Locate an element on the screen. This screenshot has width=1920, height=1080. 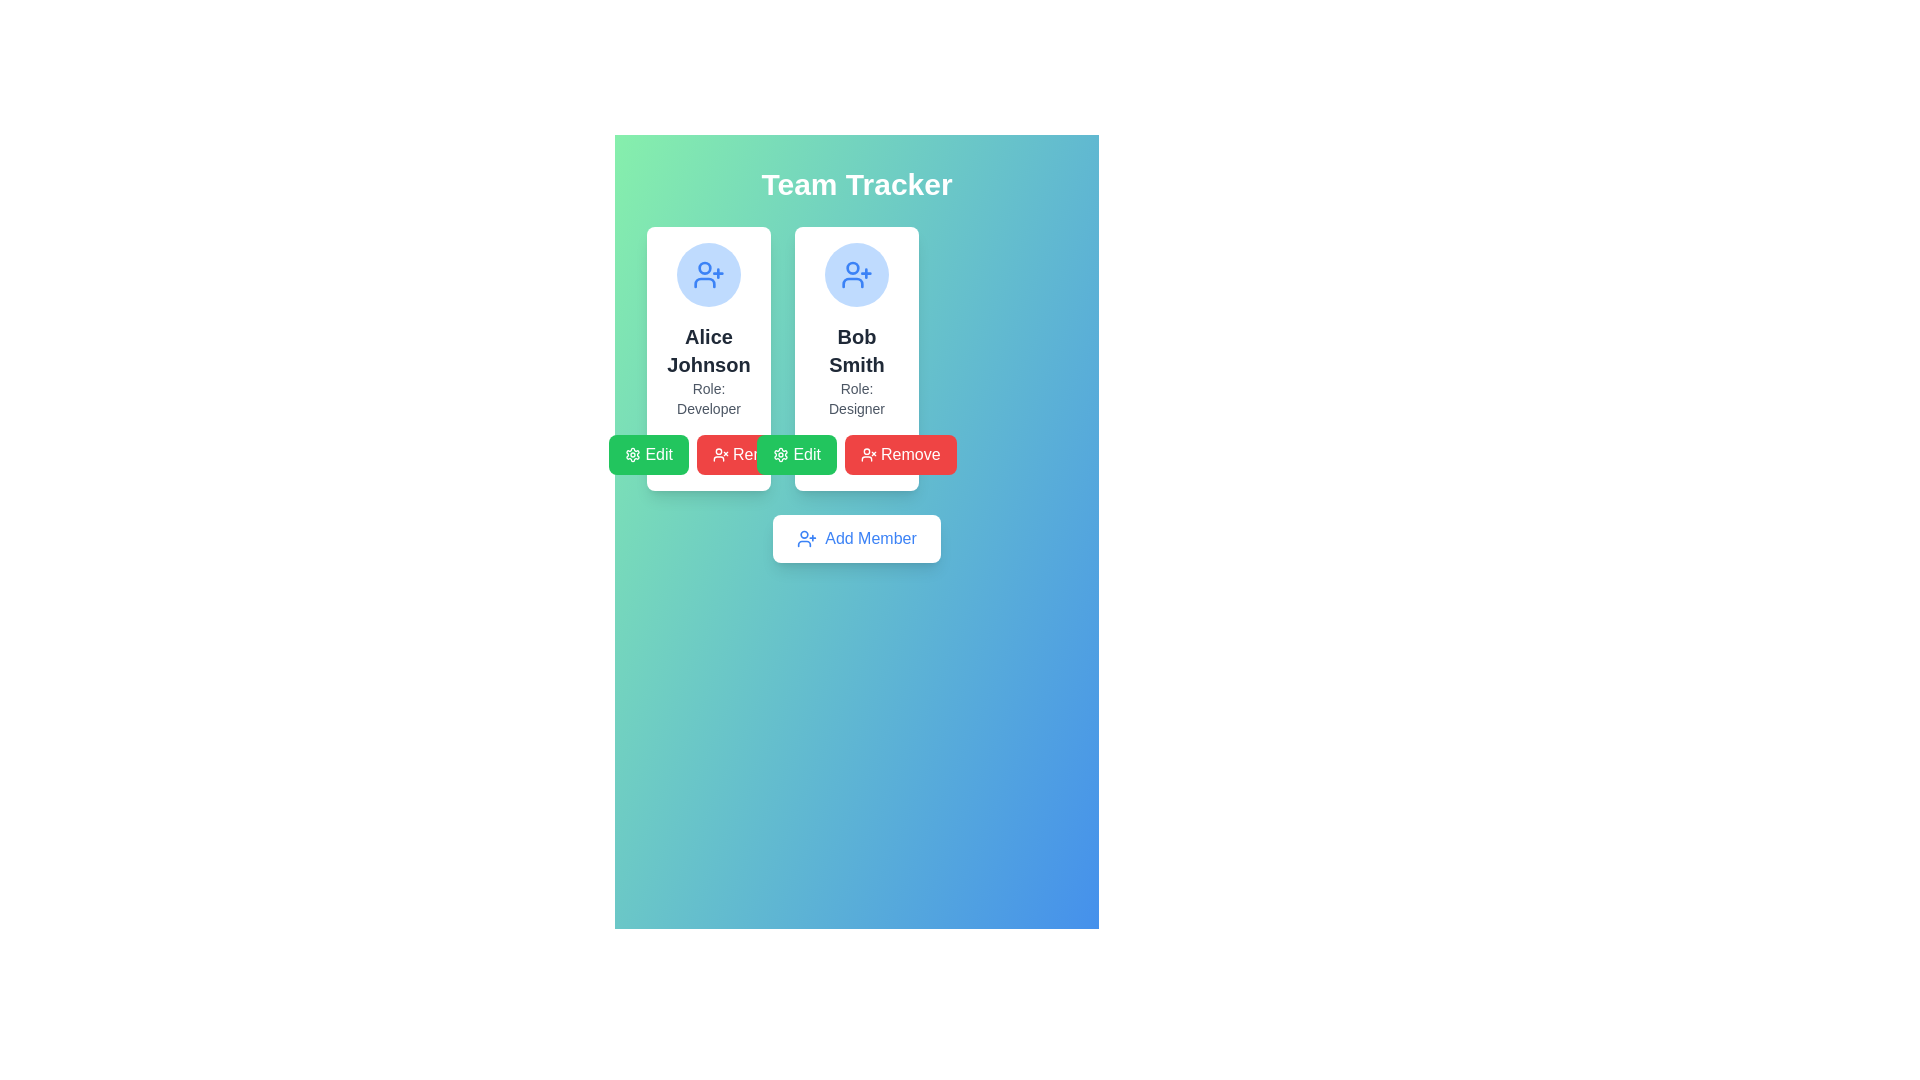
the title text element located at the top-center of the application interface, which serves as the header indicating the purpose of the app is located at coordinates (857, 185).